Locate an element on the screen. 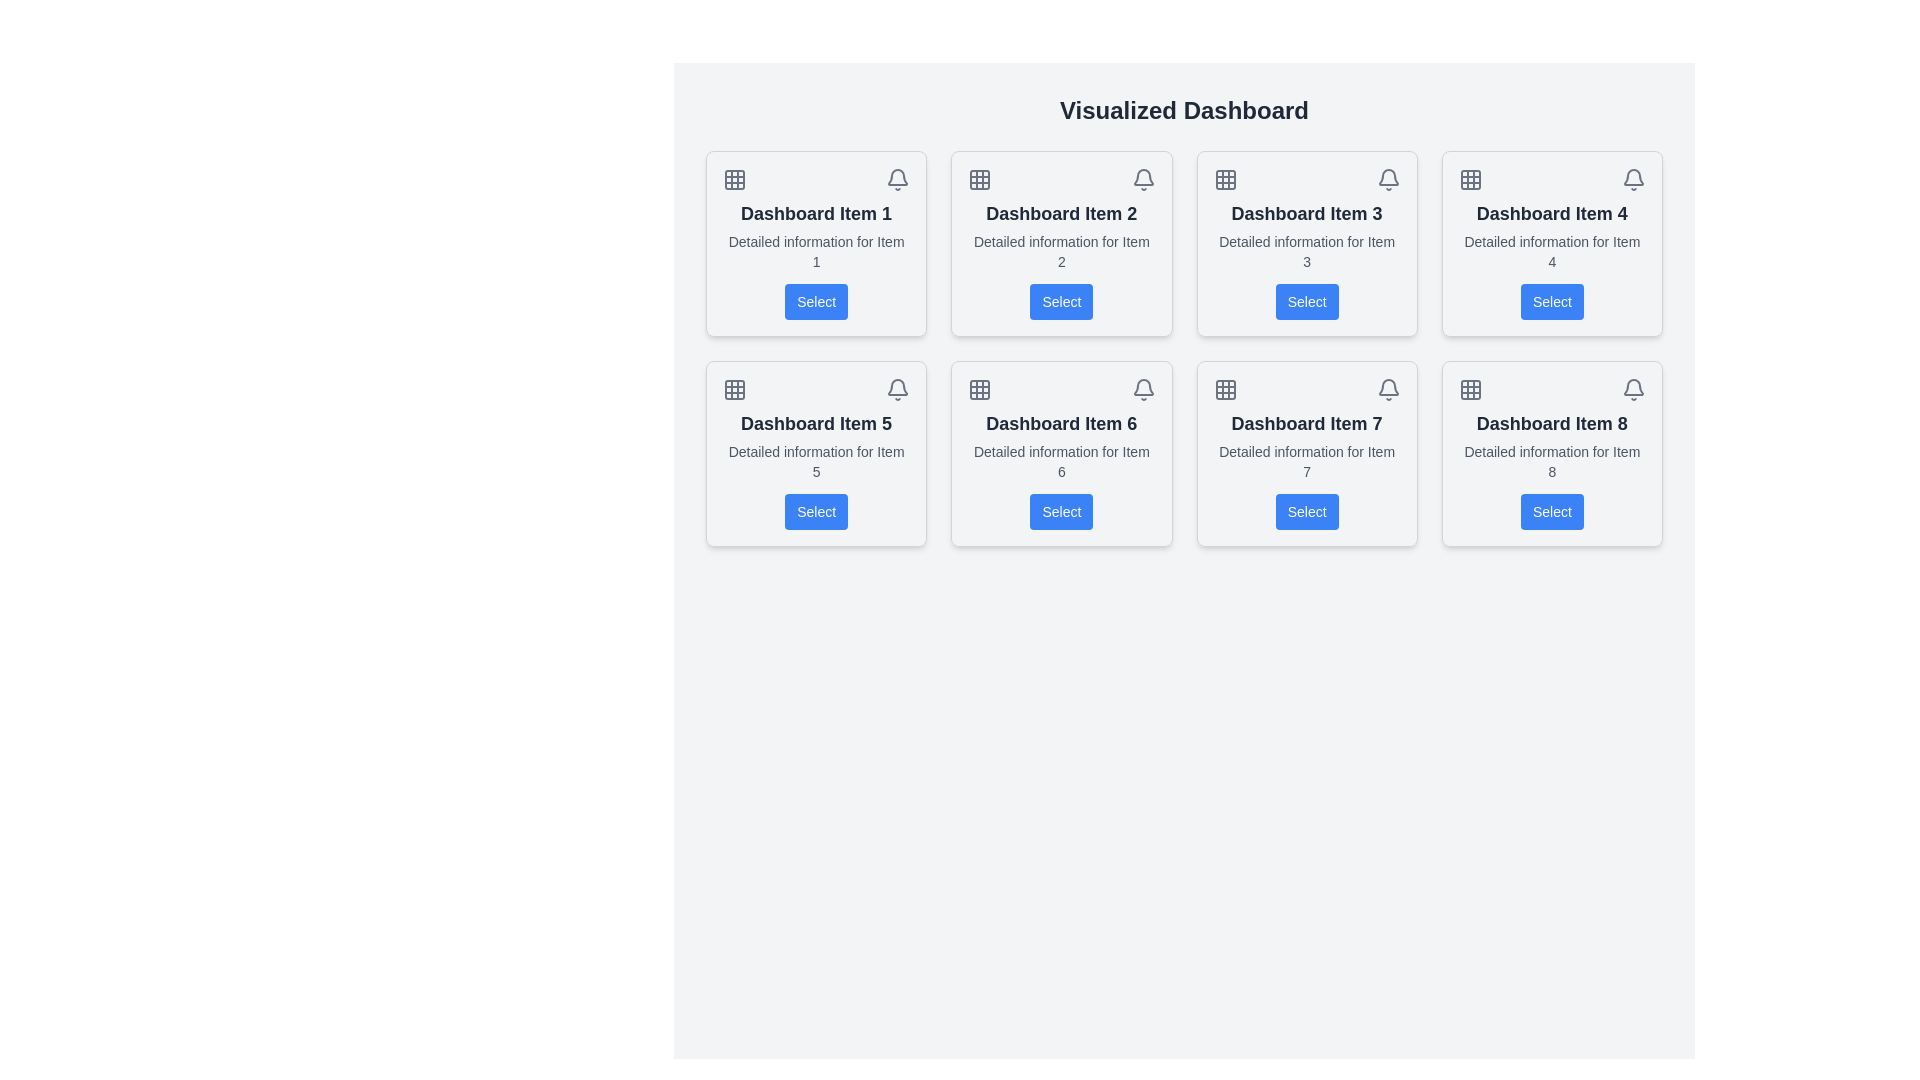 The height and width of the screenshot is (1080, 1920). the Text Label styled as 'Dashboard Item 3', which is positioned at the top-center of the third dashboard module card is located at coordinates (1307, 213).